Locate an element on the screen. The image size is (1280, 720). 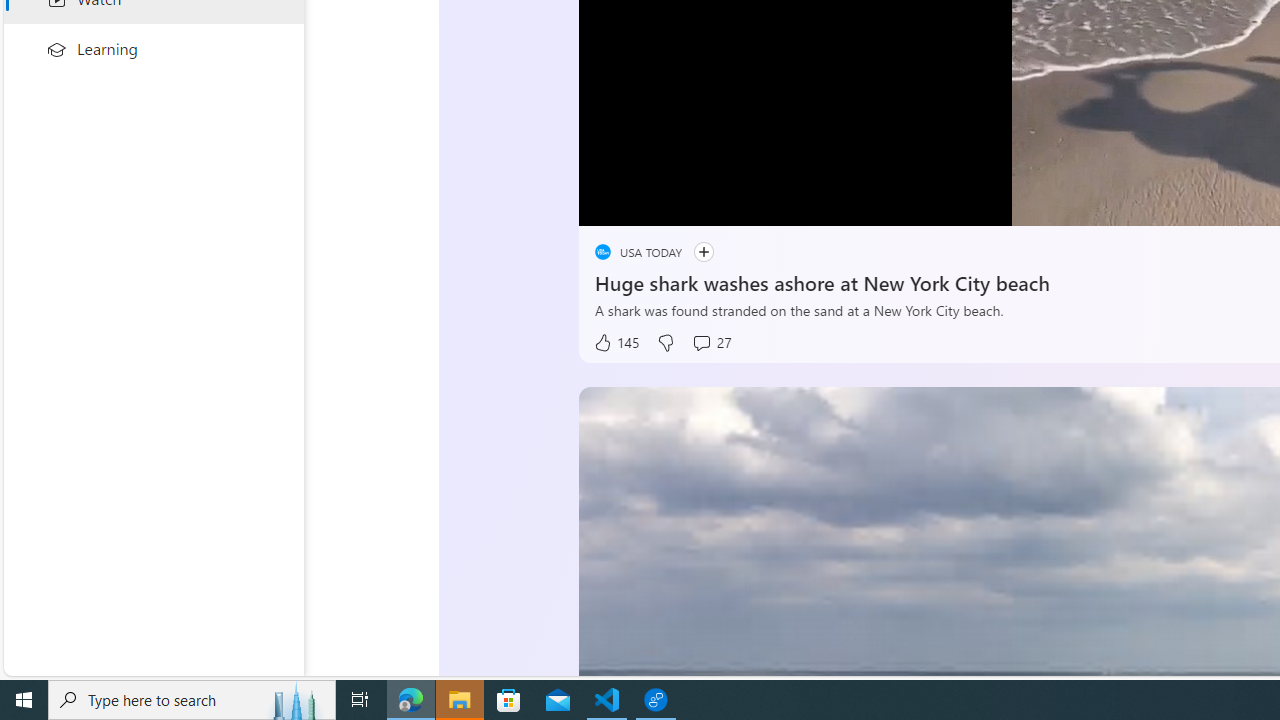
'placeholder' is located at coordinates (601, 251).